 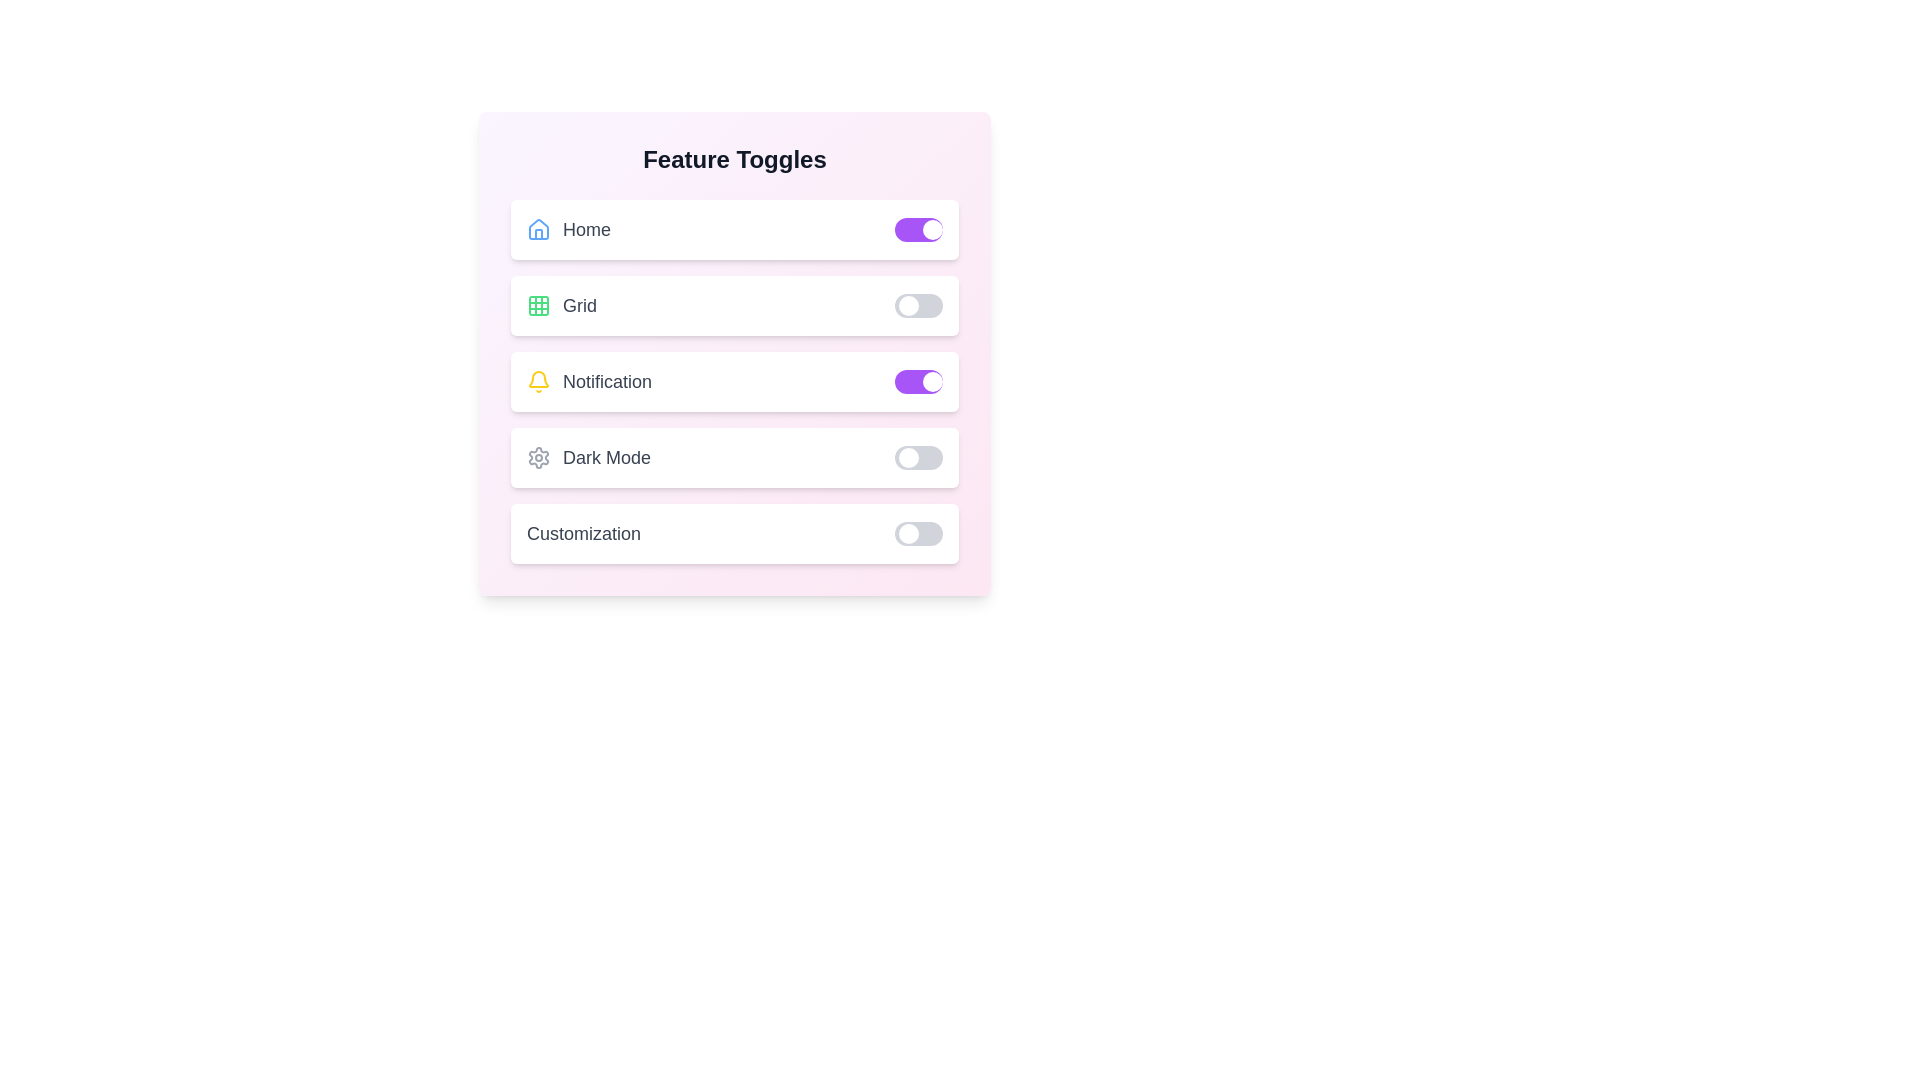 What do you see at coordinates (538, 458) in the screenshot?
I see `the cogwheel icon representing the 'Dark Mode' toggle option` at bounding box center [538, 458].